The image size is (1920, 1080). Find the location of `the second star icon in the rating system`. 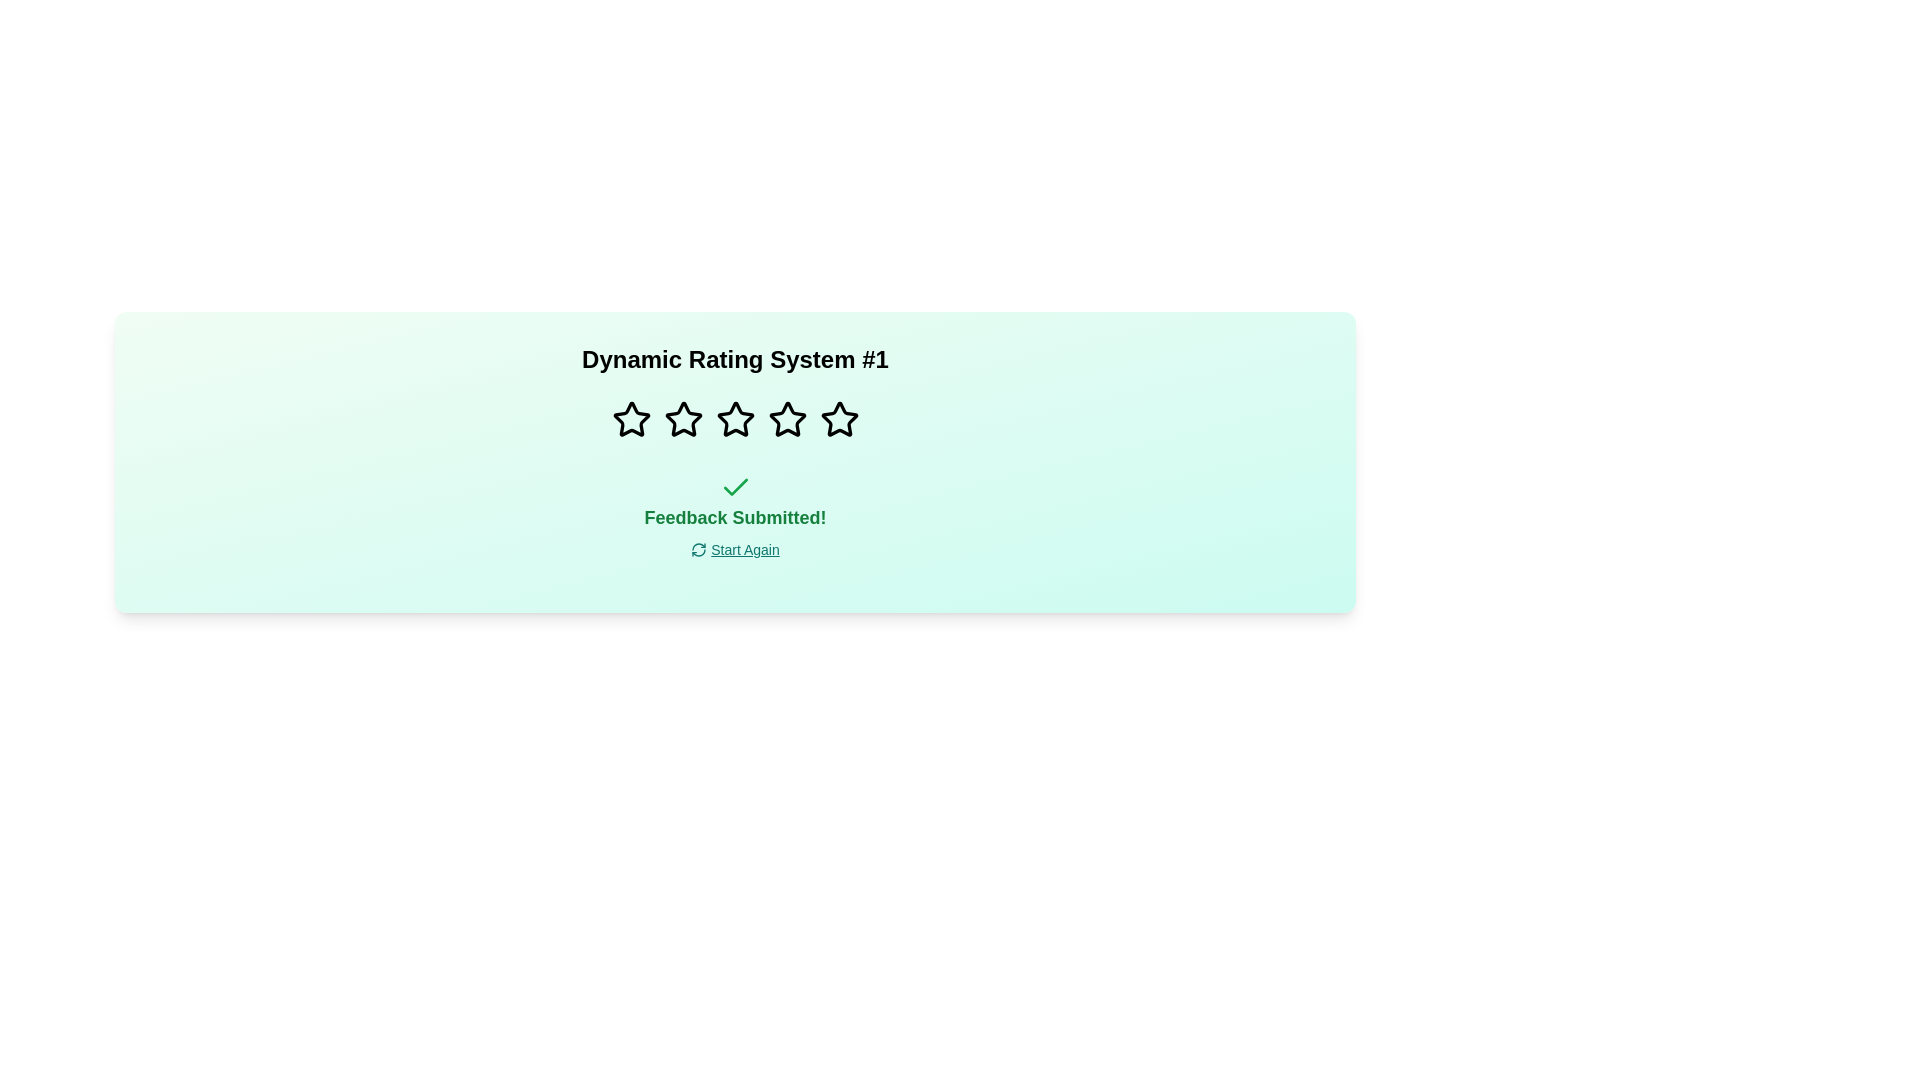

the second star icon in the rating system is located at coordinates (683, 418).